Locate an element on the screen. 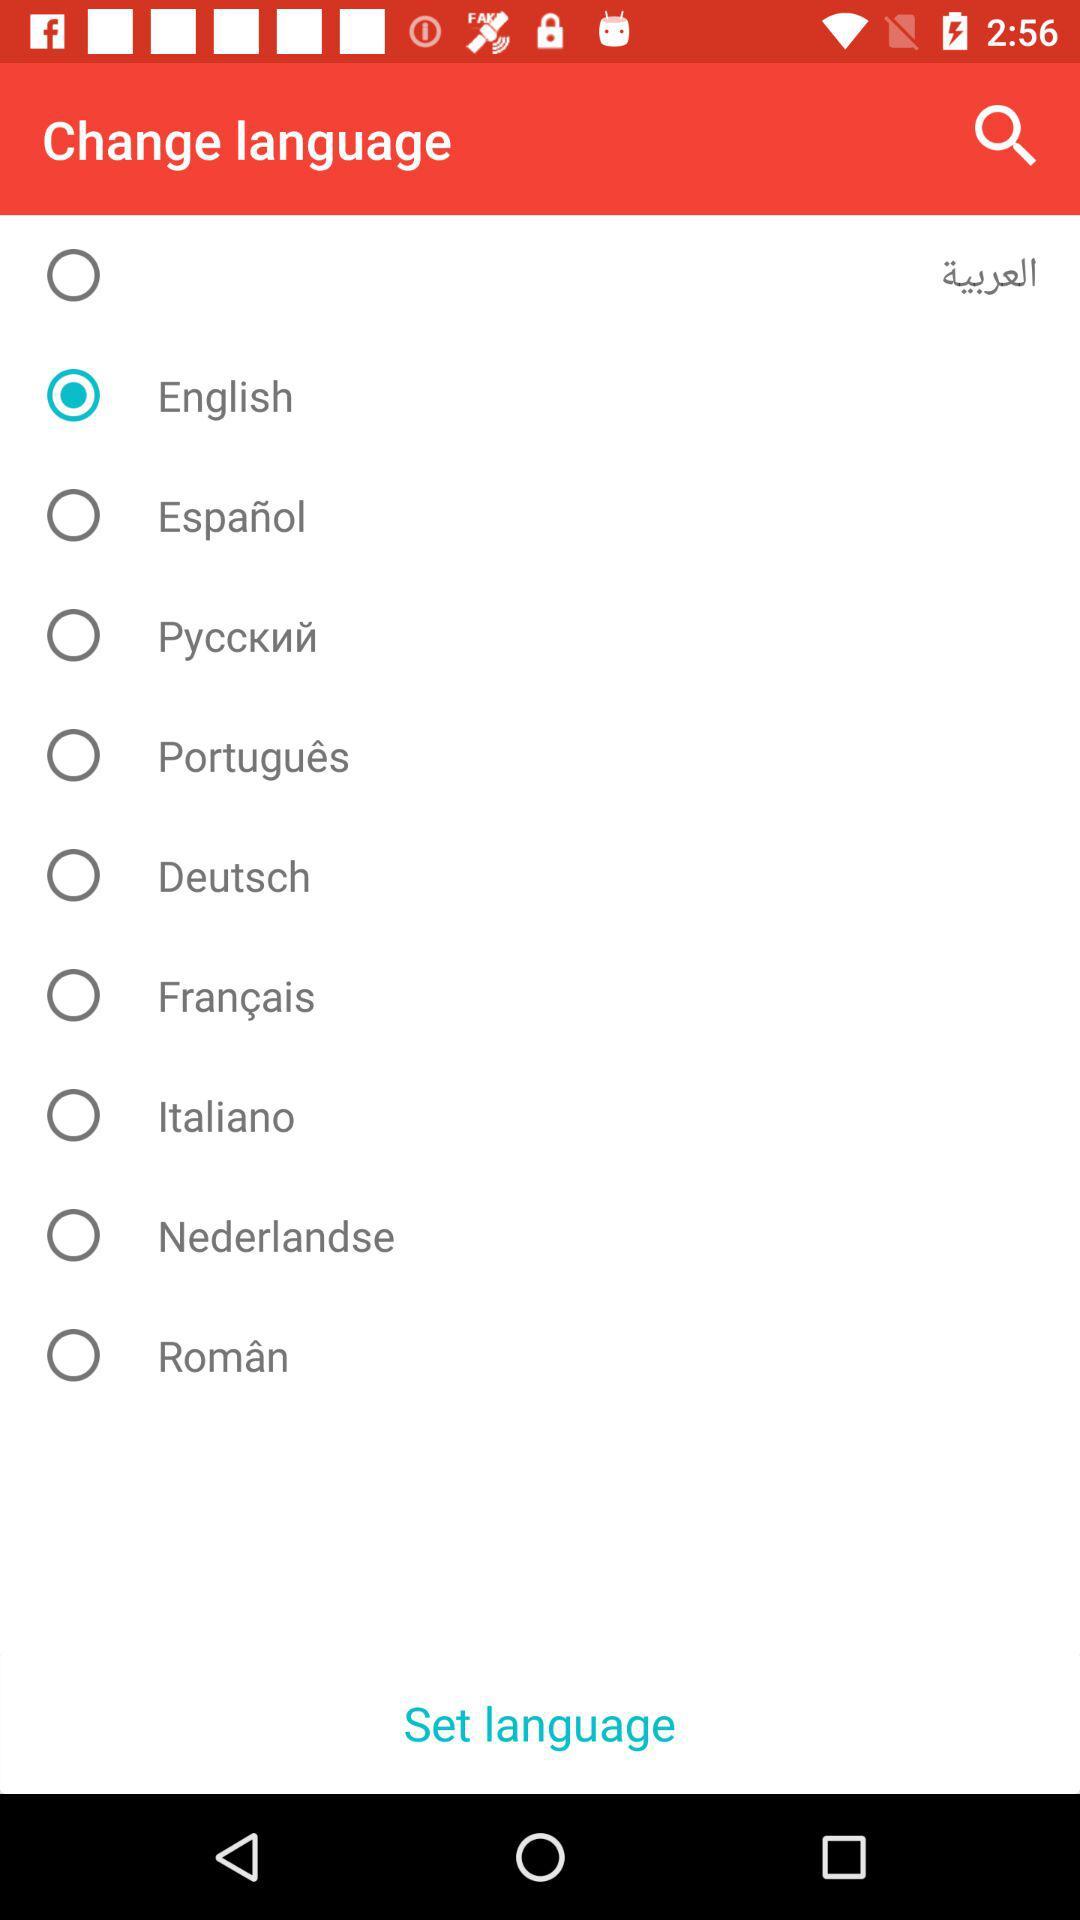 The width and height of the screenshot is (1080, 1920). the icon to the right of change language icon is located at coordinates (1006, 135).